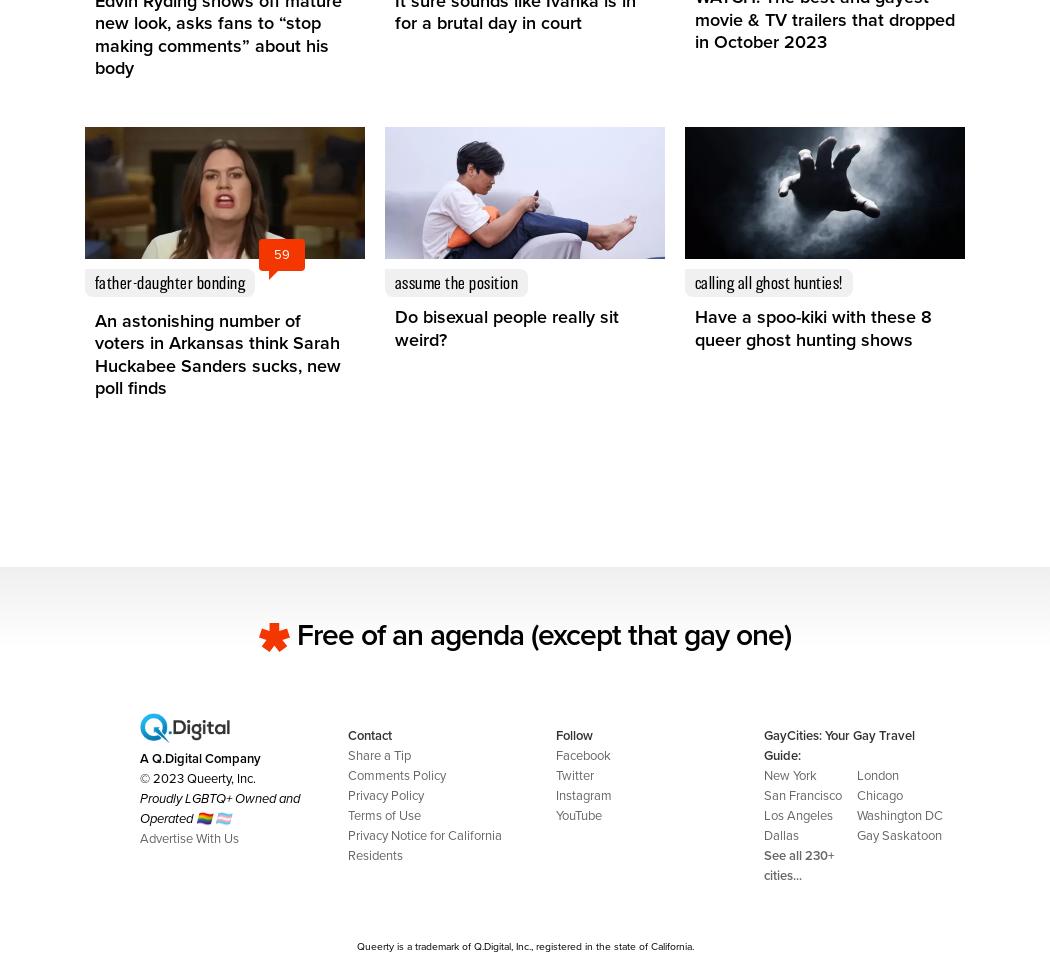  Describe the element at coordinates (506, 328) in the screenshot. I see `'Do bisexual people really sit weird?'` at that location.